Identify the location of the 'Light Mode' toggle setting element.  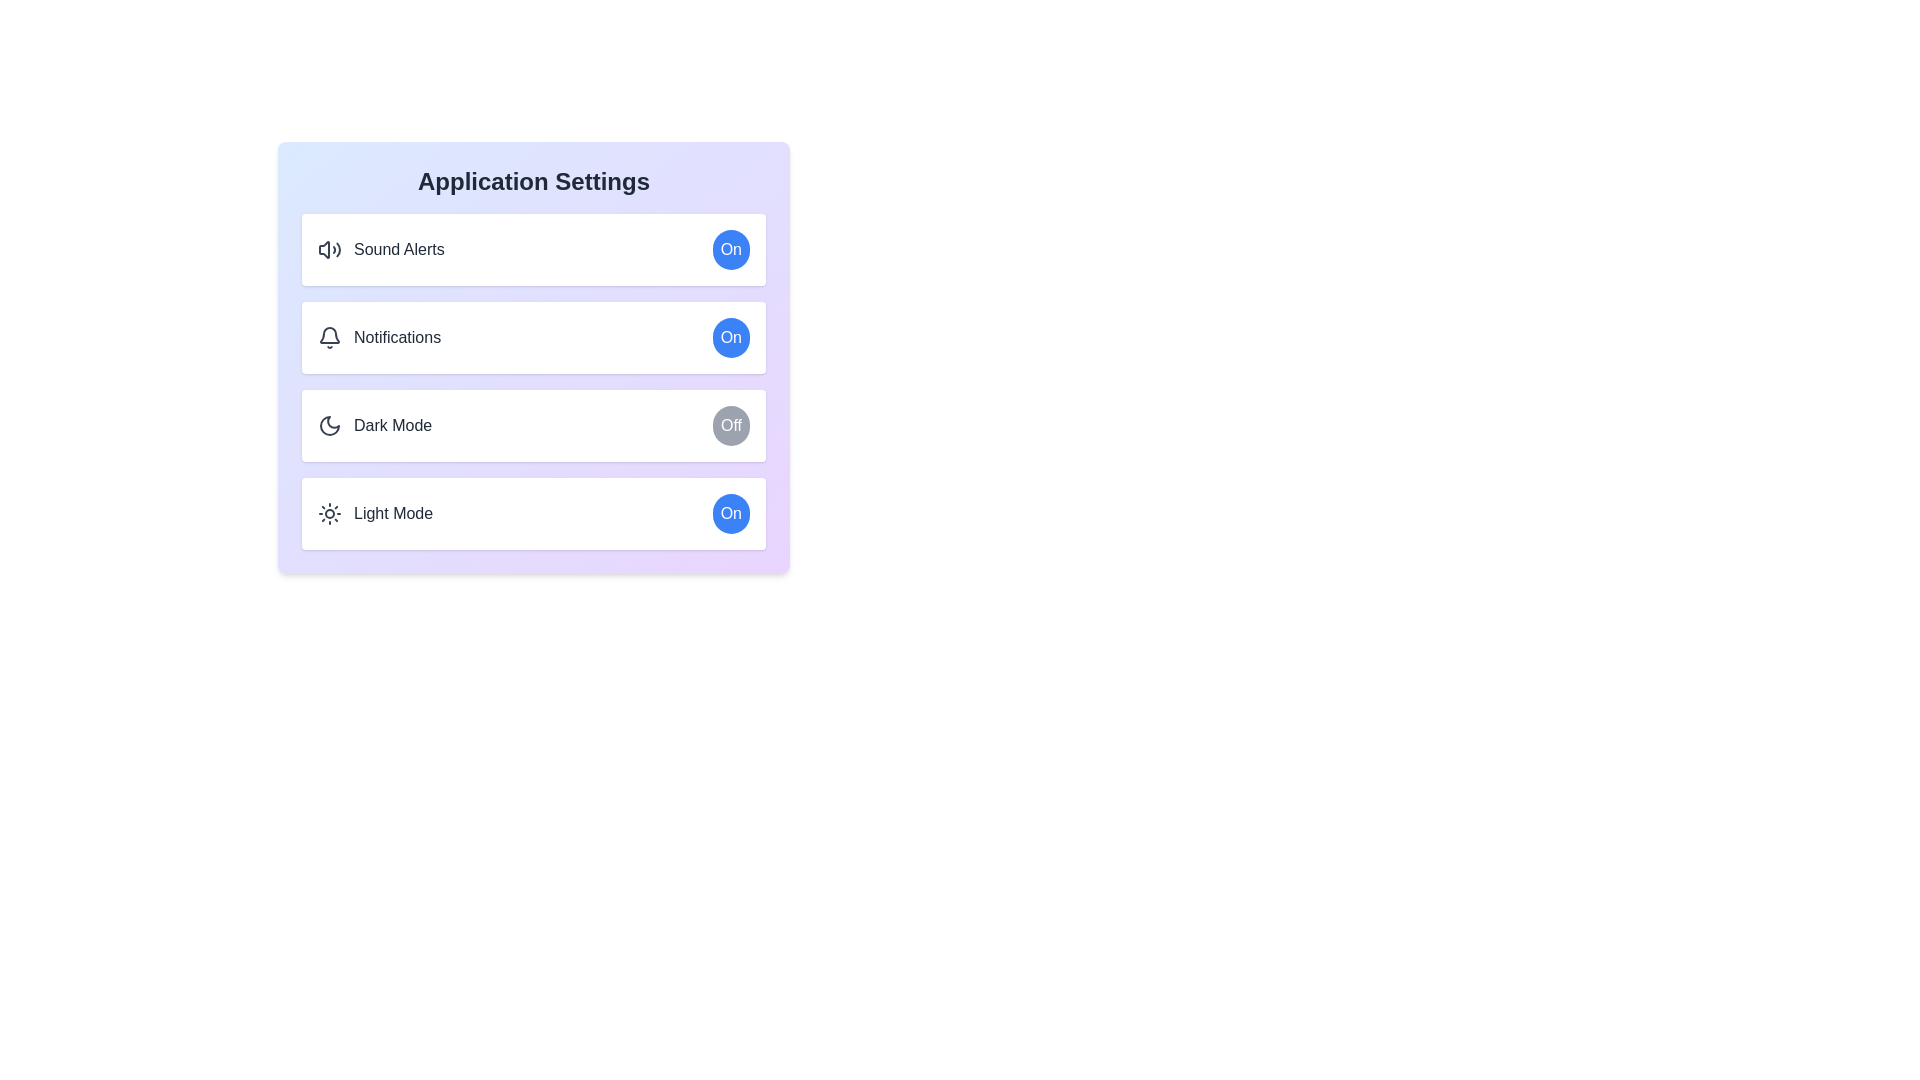
(533, 512).